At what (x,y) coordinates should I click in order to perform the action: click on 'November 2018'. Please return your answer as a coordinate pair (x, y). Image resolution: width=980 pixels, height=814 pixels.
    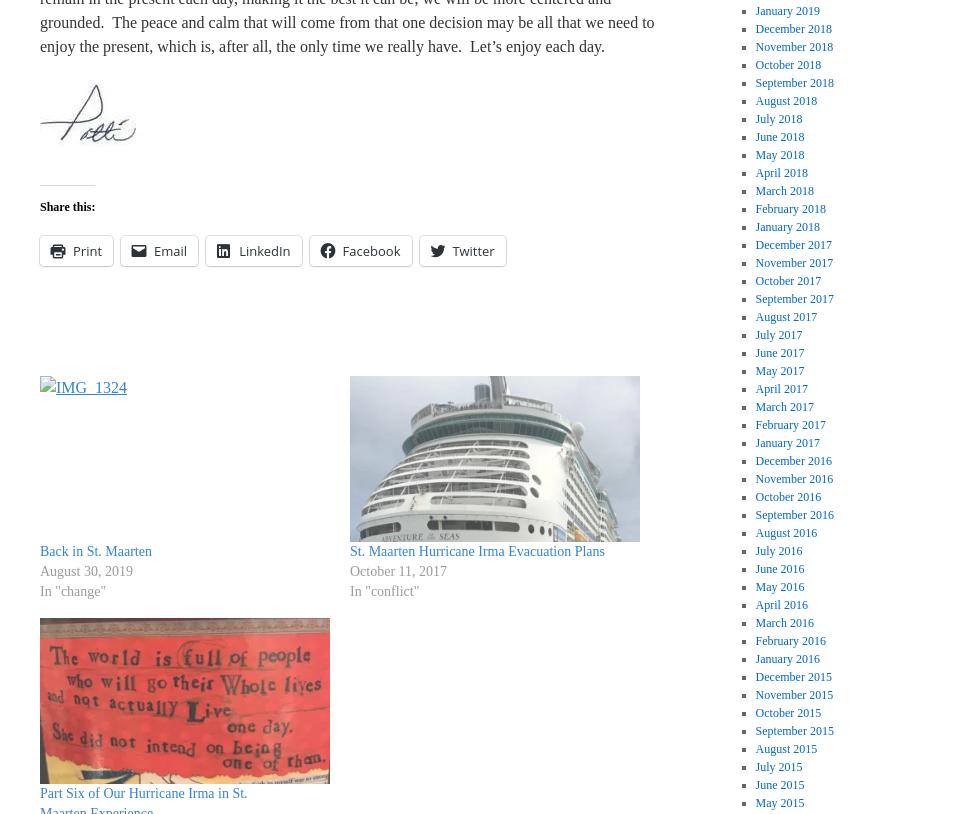
    Looking at the image, I should click on (793, 45).